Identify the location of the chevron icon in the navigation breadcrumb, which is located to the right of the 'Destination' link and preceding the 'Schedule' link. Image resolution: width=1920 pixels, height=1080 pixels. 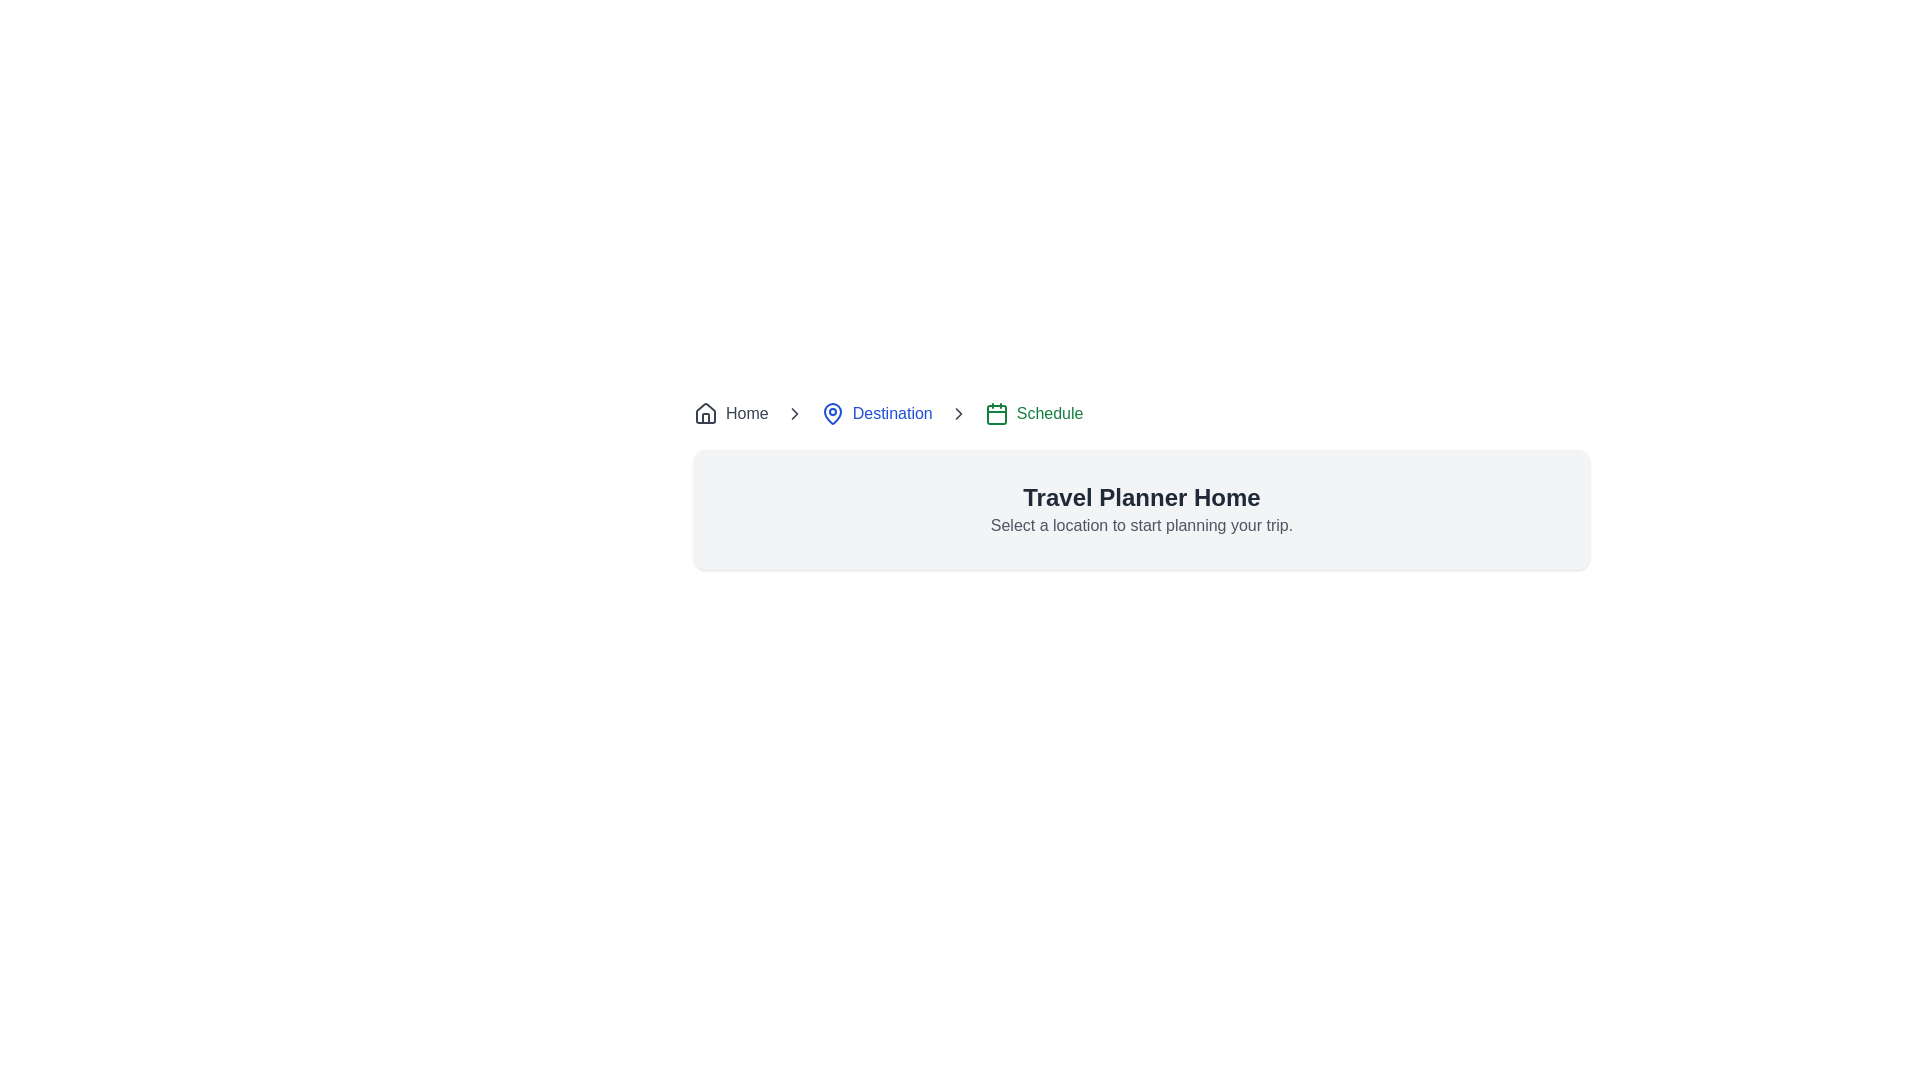
(793, 412).